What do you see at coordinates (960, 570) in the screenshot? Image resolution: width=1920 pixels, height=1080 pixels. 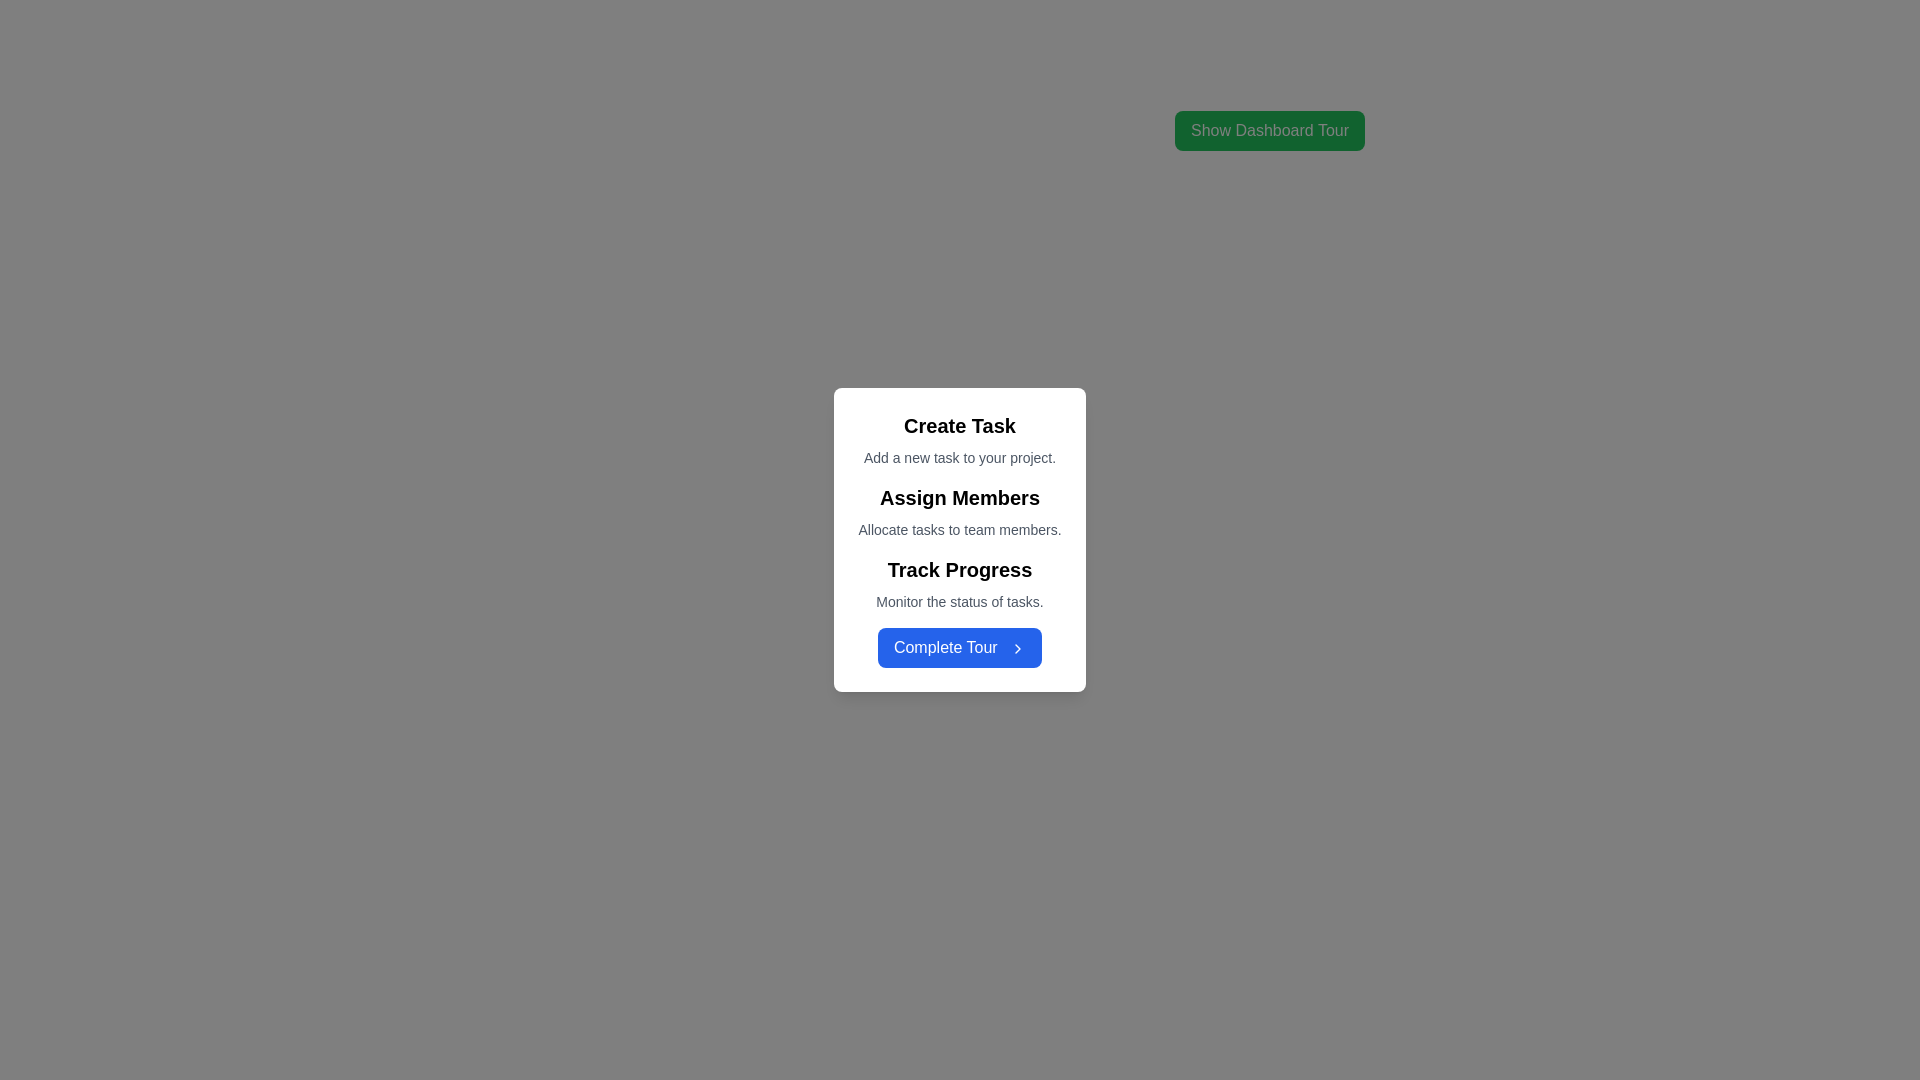 I see `the text label that serves as the title for the section related to tracking task progress, located within a card-style design` at bounding box center [960, 570].